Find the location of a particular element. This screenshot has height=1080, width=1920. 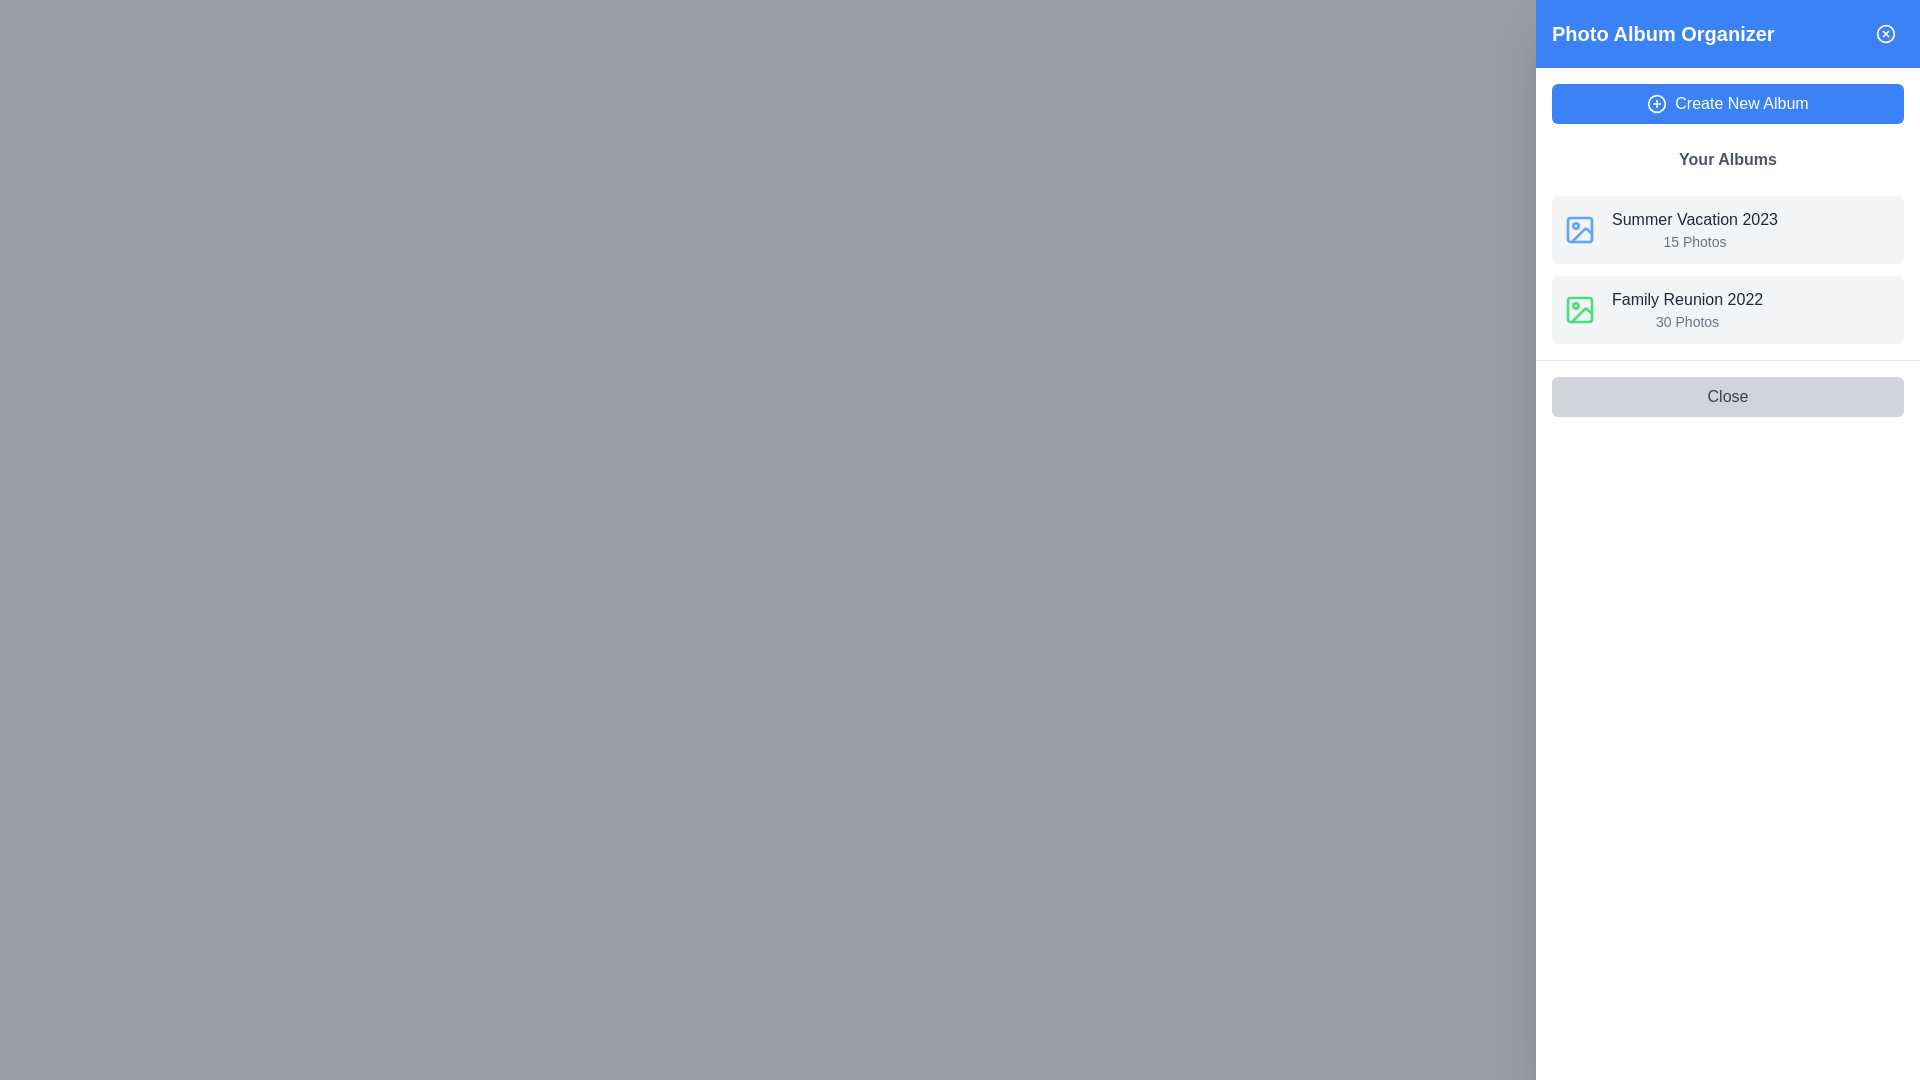

the top-left subcomponent of the album icon in the 'Your Albums' section of the 'Photo Album Organizer' sidebar, which outlines the central area of the album icon is located at coordinates (1578, 309).